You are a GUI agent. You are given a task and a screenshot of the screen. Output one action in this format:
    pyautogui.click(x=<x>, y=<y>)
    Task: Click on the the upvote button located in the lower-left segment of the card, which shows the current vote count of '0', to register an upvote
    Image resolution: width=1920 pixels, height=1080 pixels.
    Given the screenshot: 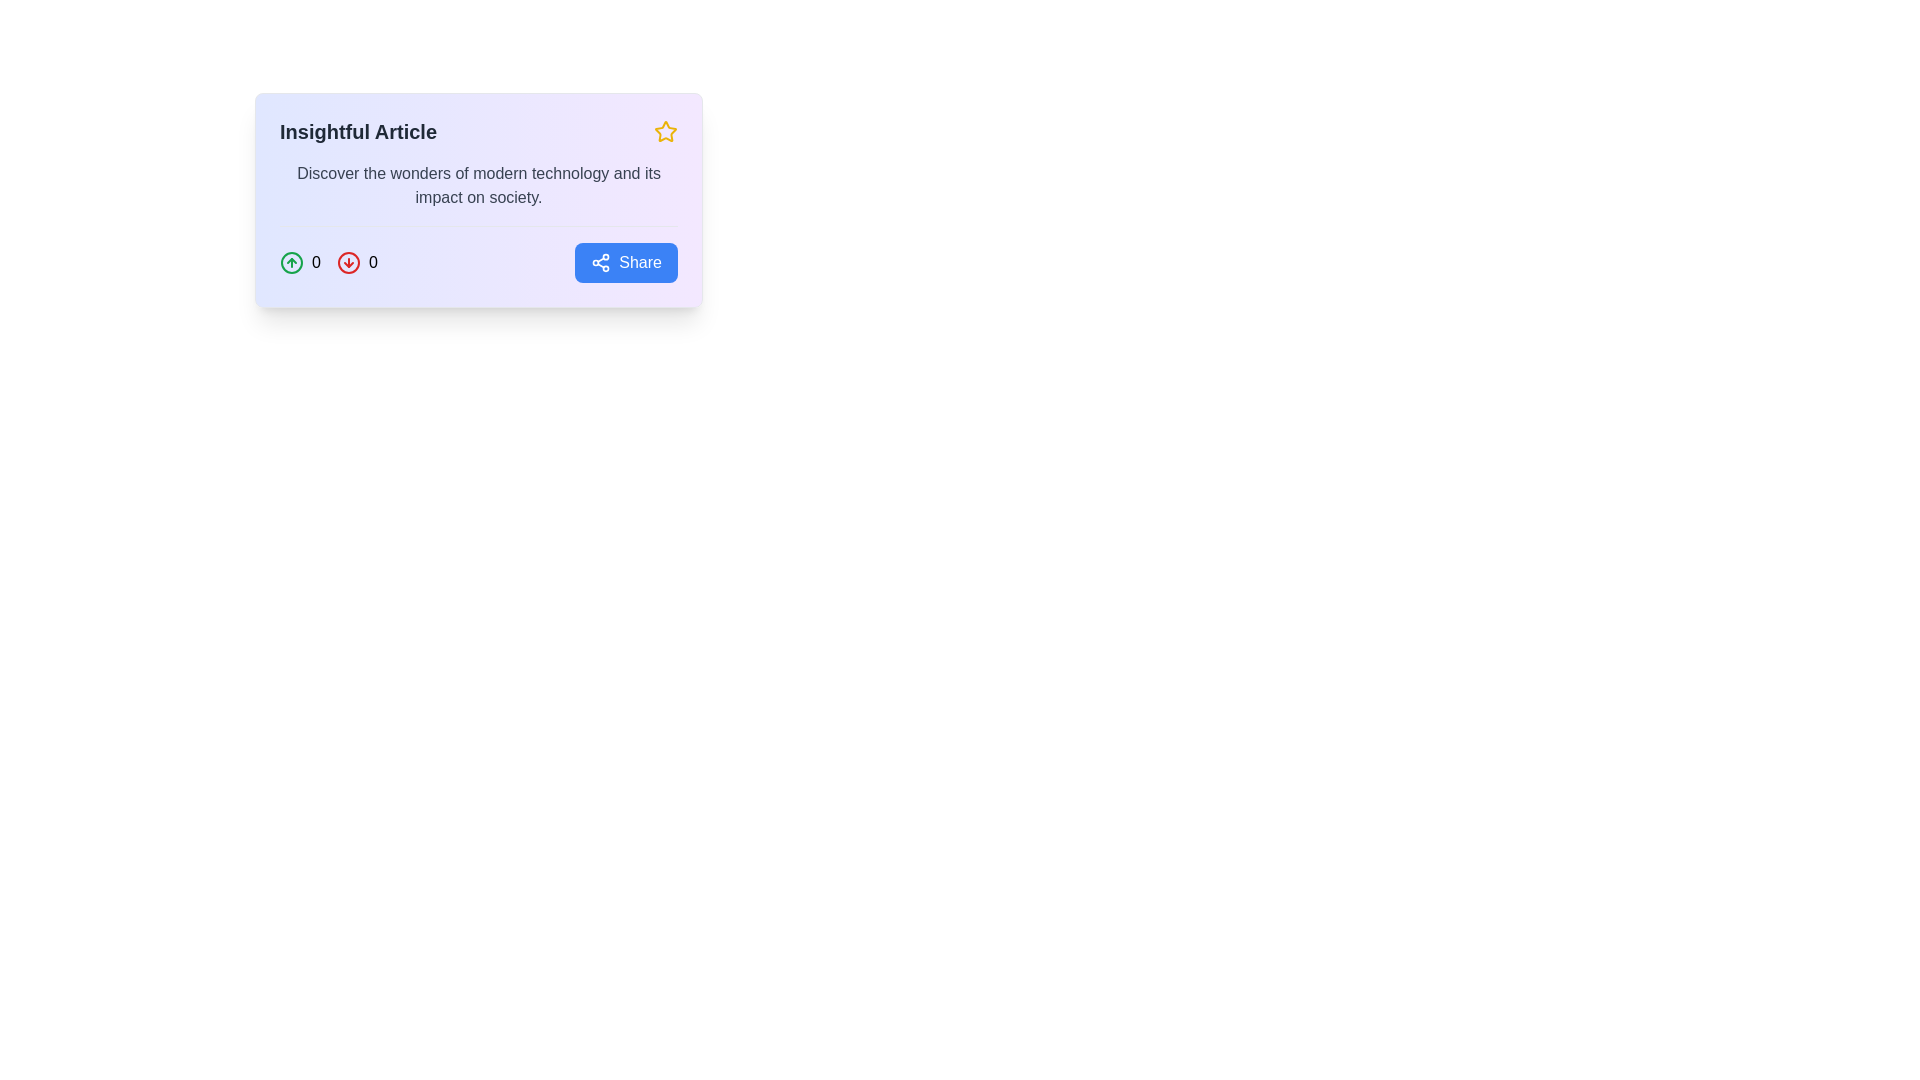 What is the action you would take?
    pyautogui.click(x=299, y=261)
    